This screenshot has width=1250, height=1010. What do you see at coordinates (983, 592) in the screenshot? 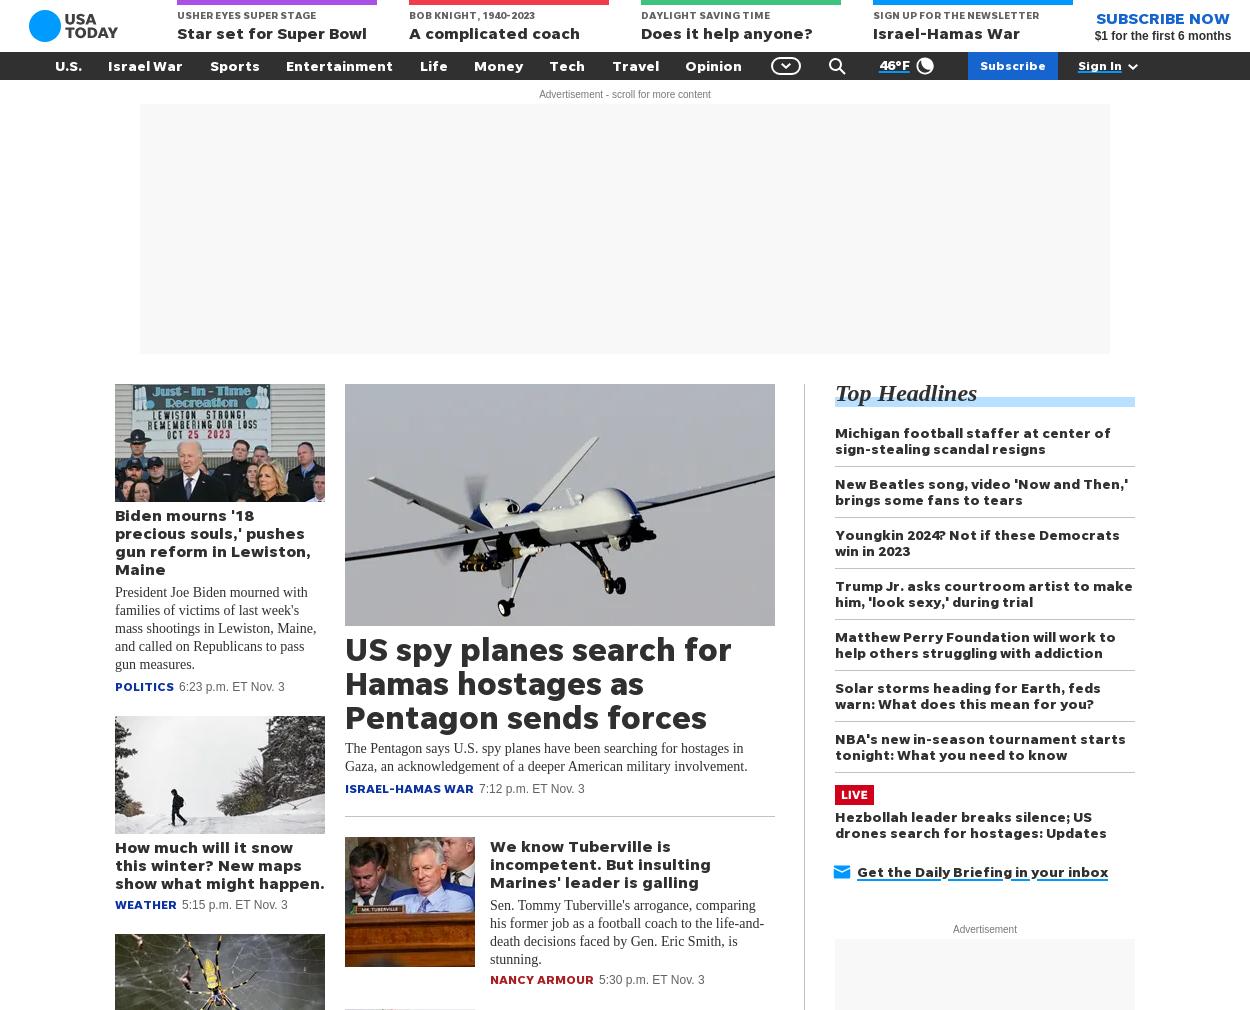
I see `'Trump Jr. asks courtroom artist to make him, 'look sexy,' during trial'` at bounding box center [983, 592].